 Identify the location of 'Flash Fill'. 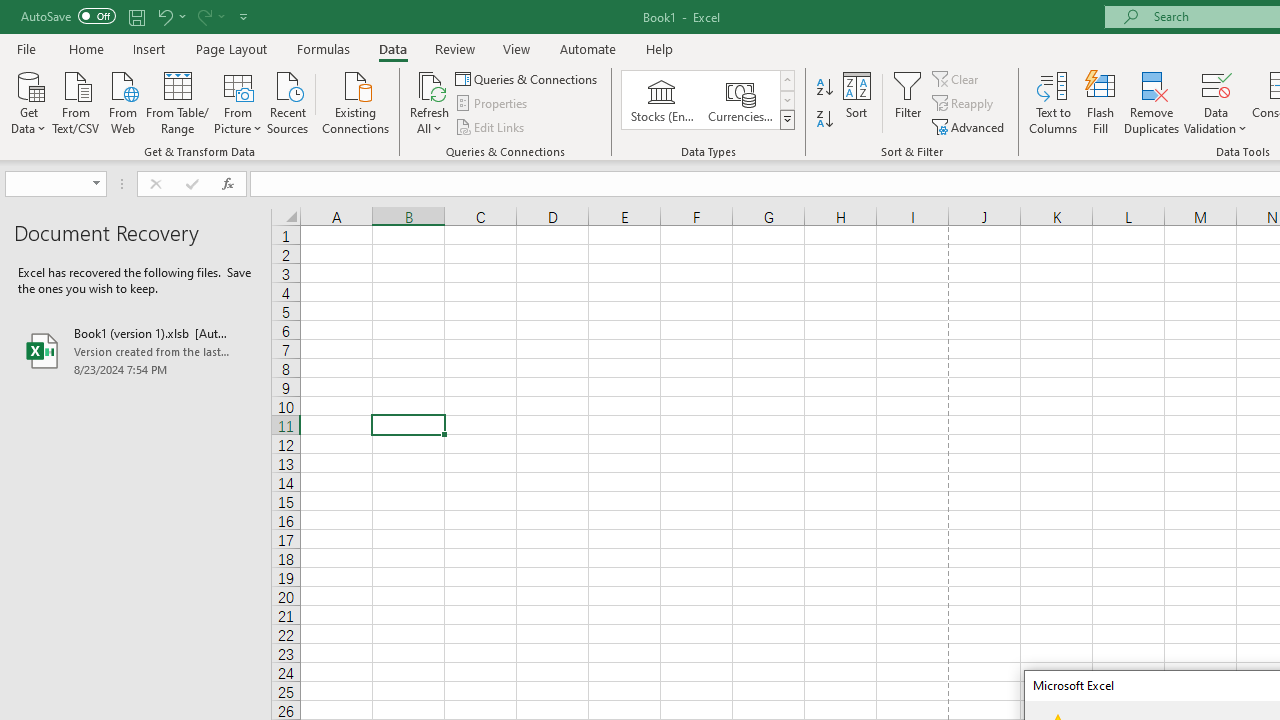
(1100, 103).